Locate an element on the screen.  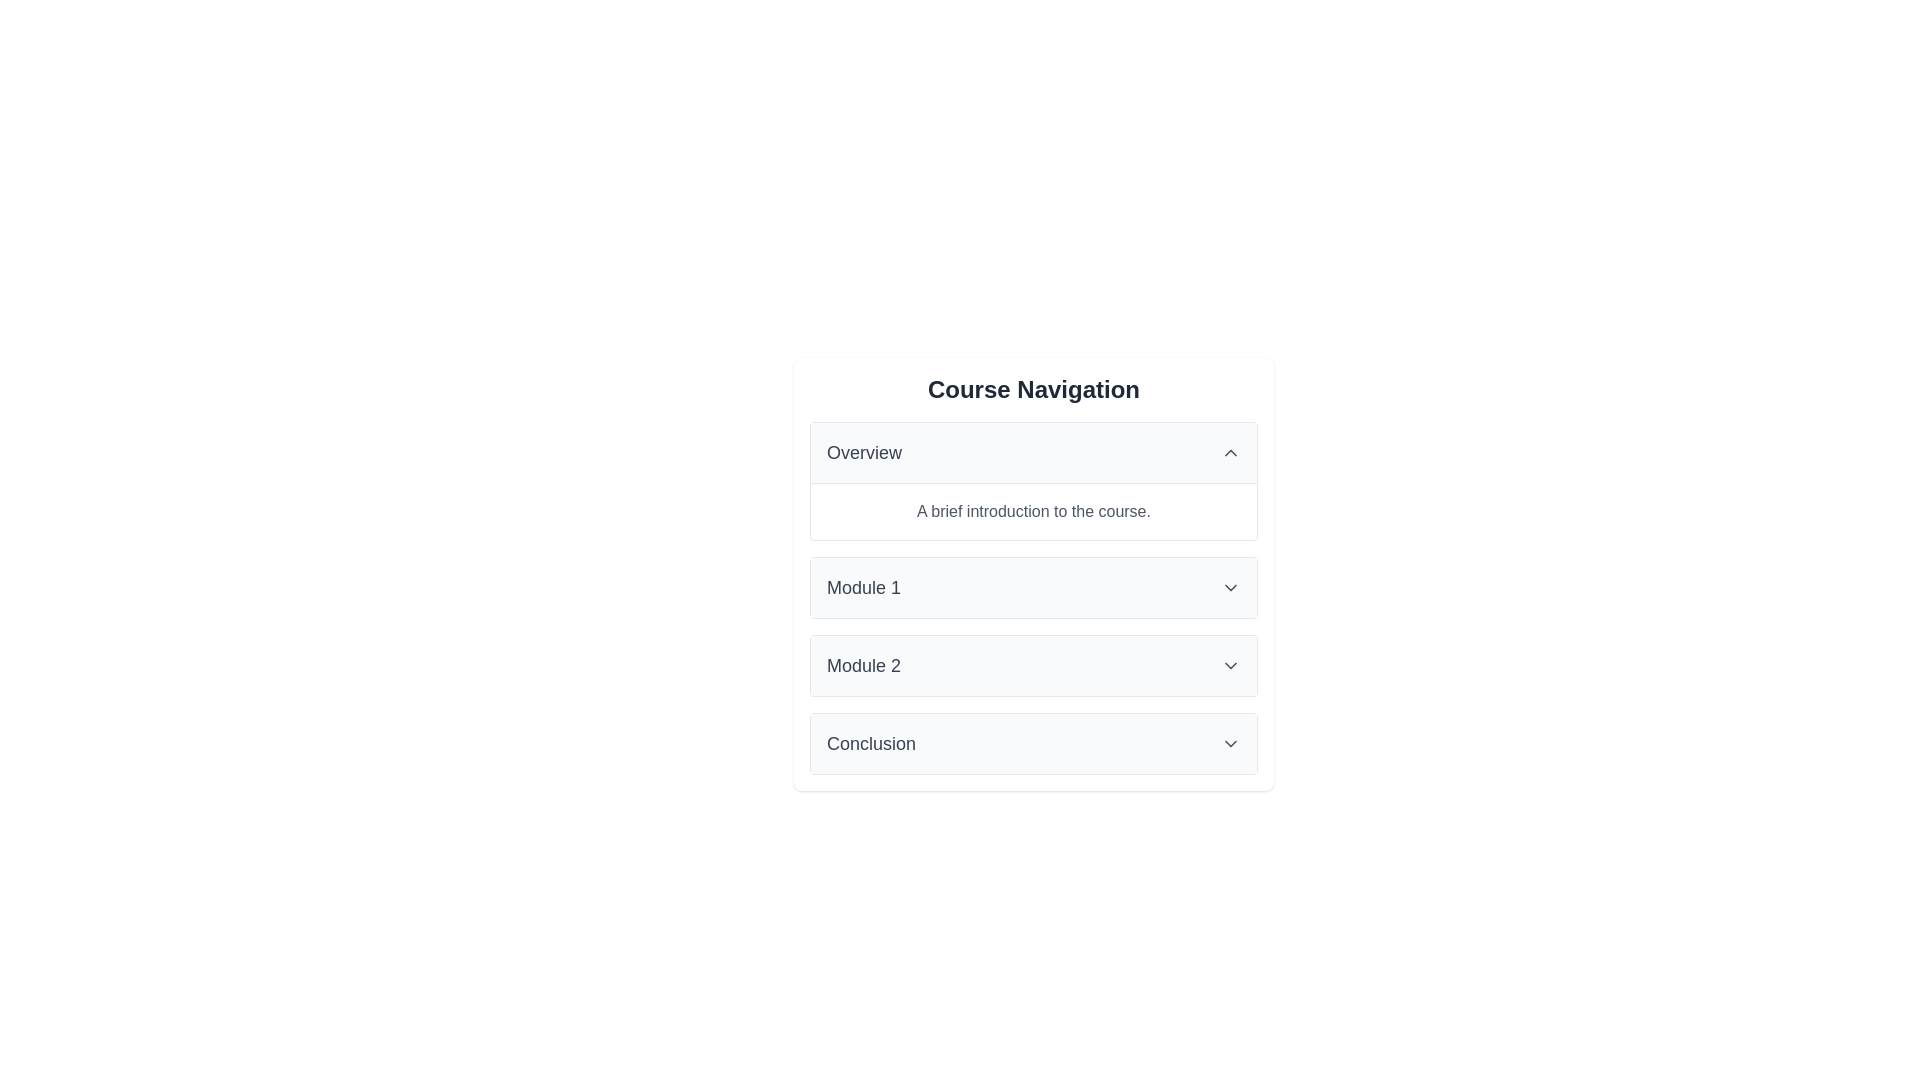
the chevron icon located to the far right of the 'Conclusion' section in the navigation menu, which indicates the ability to expand or collapse this section is located at coordinates (1229, 744).